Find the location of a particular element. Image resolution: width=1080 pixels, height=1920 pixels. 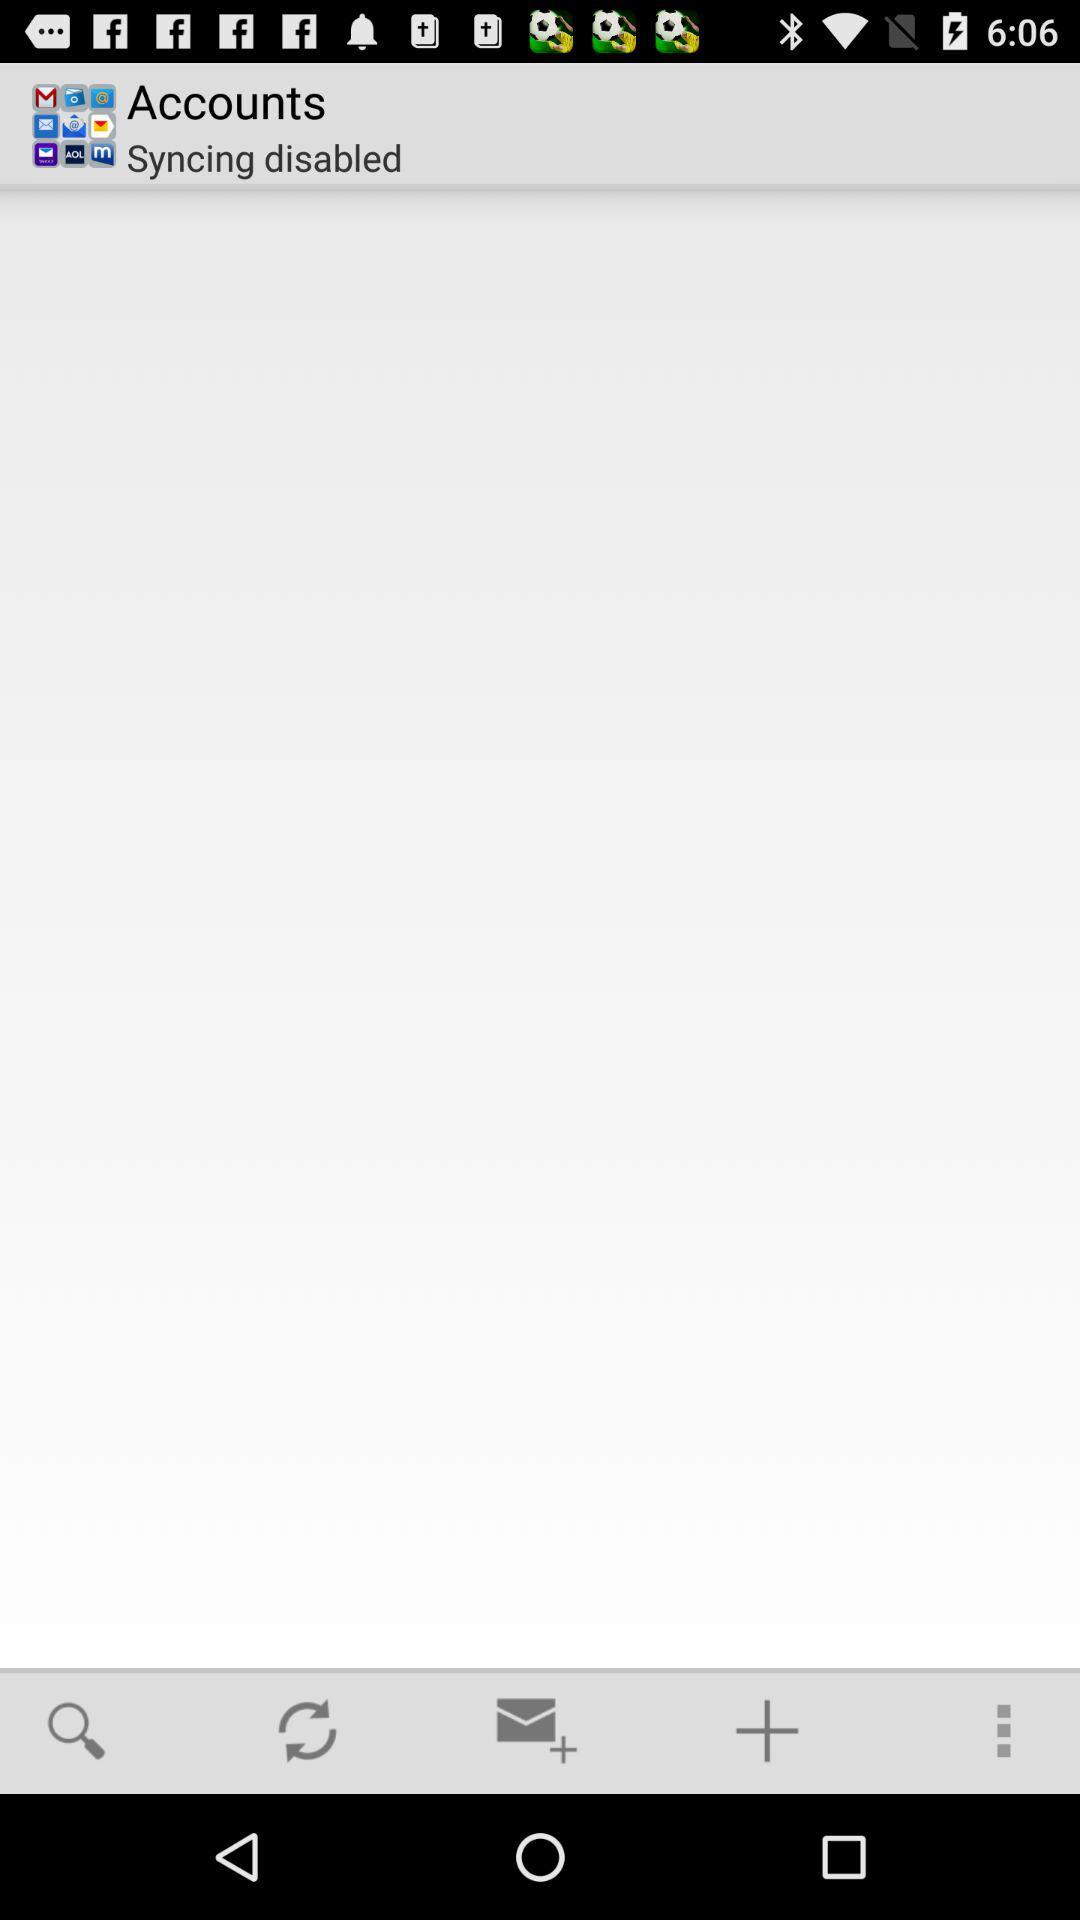

the item at the center is located at coordinates (540, 927).